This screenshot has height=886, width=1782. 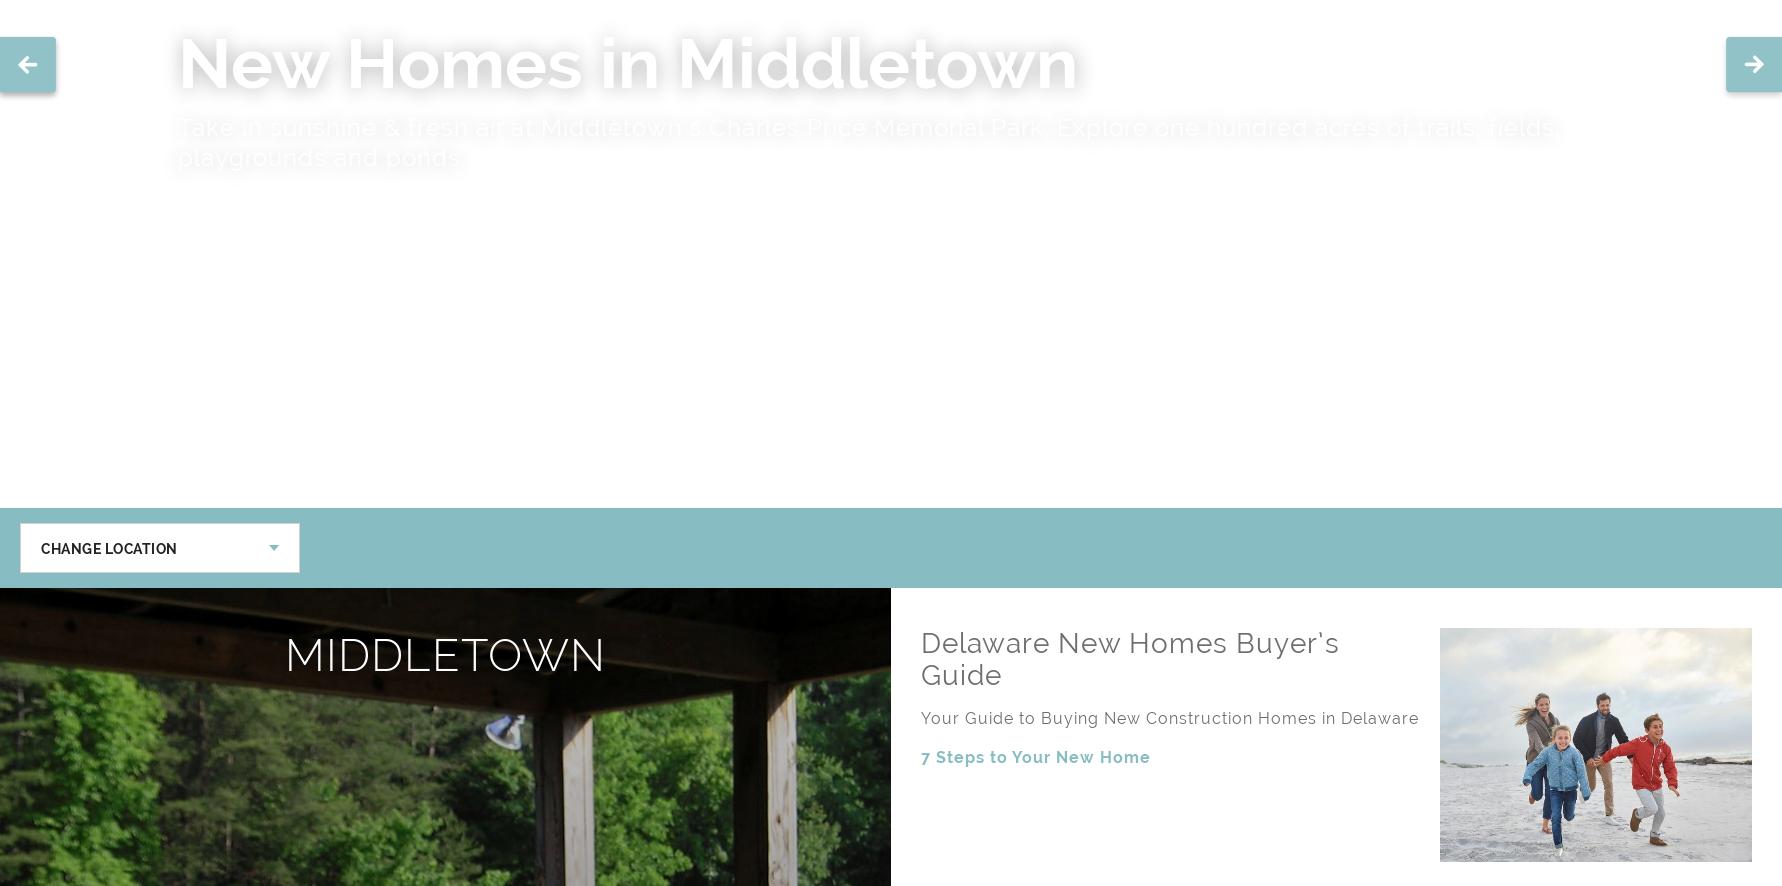 What do you see at coordinates (885, 141) in the screenshot?
I see `'Unleash your wild side at Brandywine Zoo. See exotic wild animals up close at the enclosures & shows, or book a party & enjoy zoo party perks.'` at bounding box center [885, 141].